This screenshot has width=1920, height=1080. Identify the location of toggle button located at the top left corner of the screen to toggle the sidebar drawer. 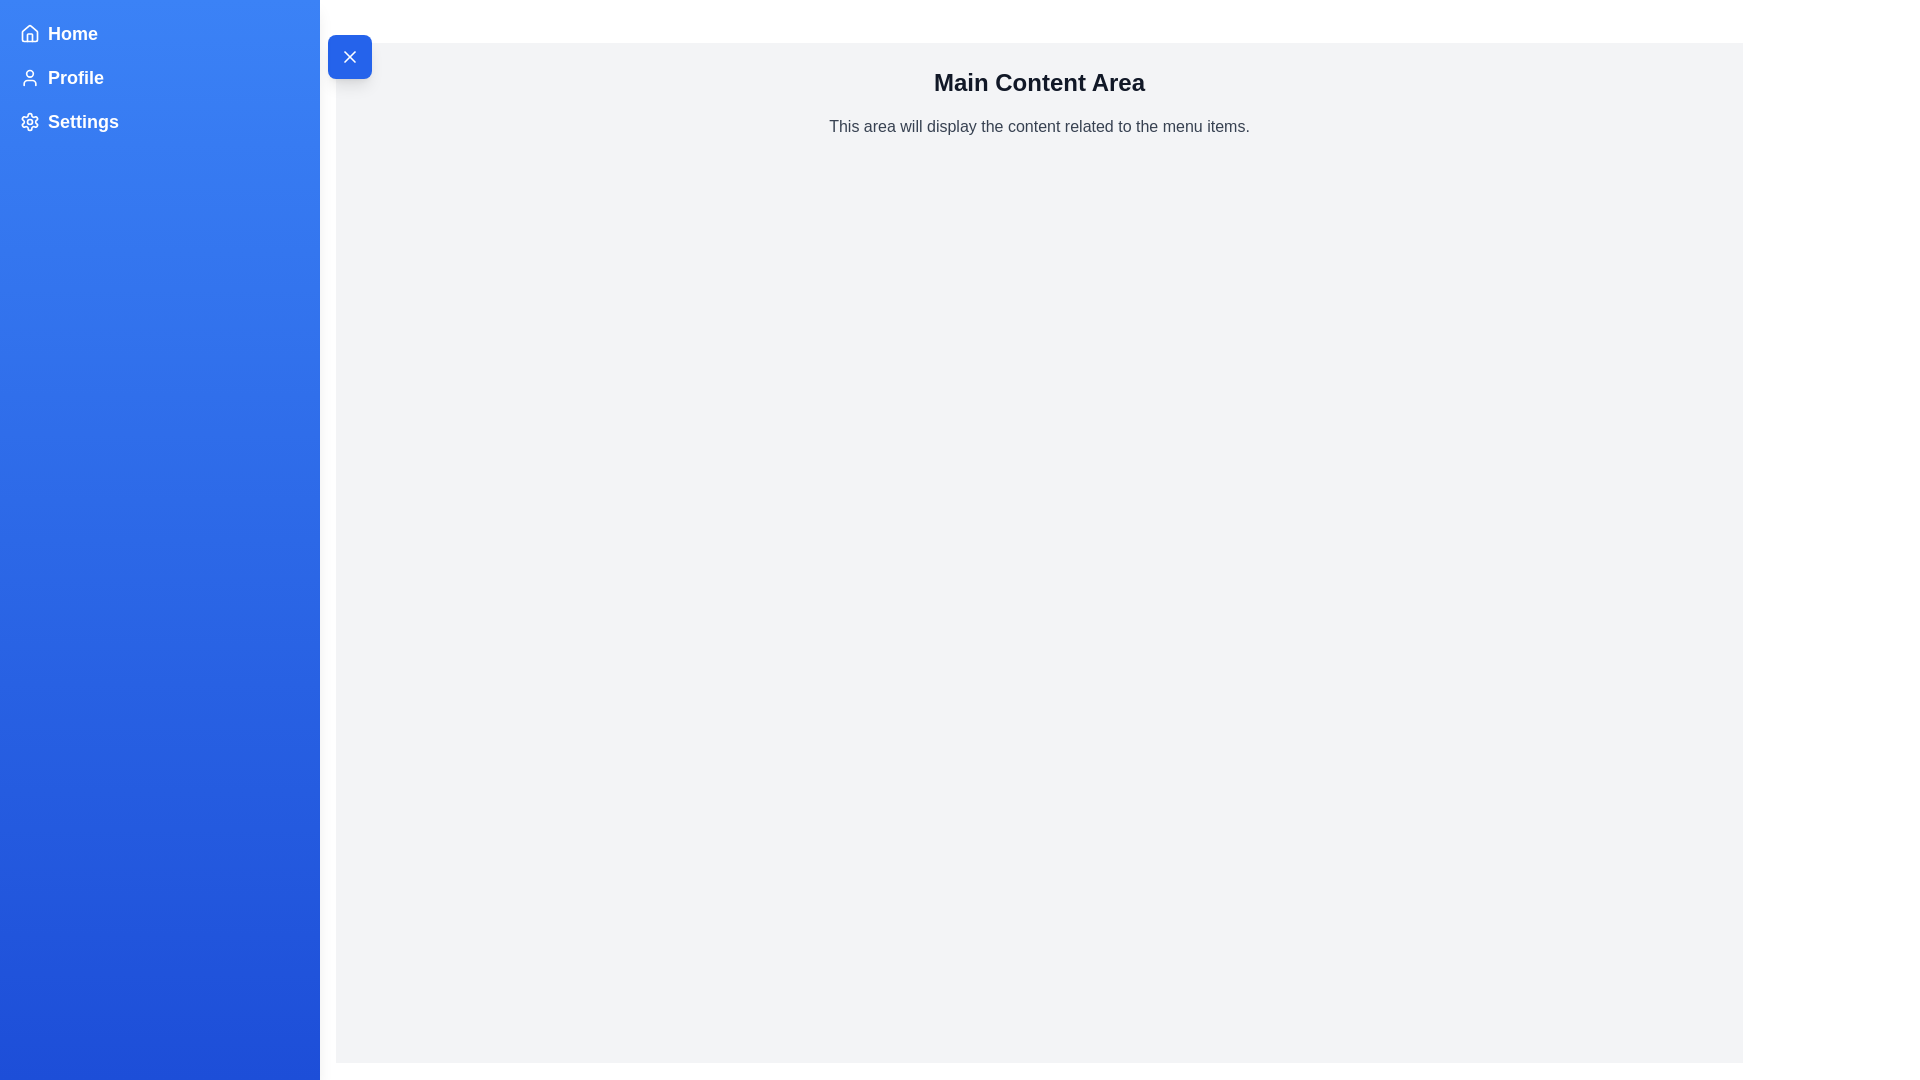
(350, 56).